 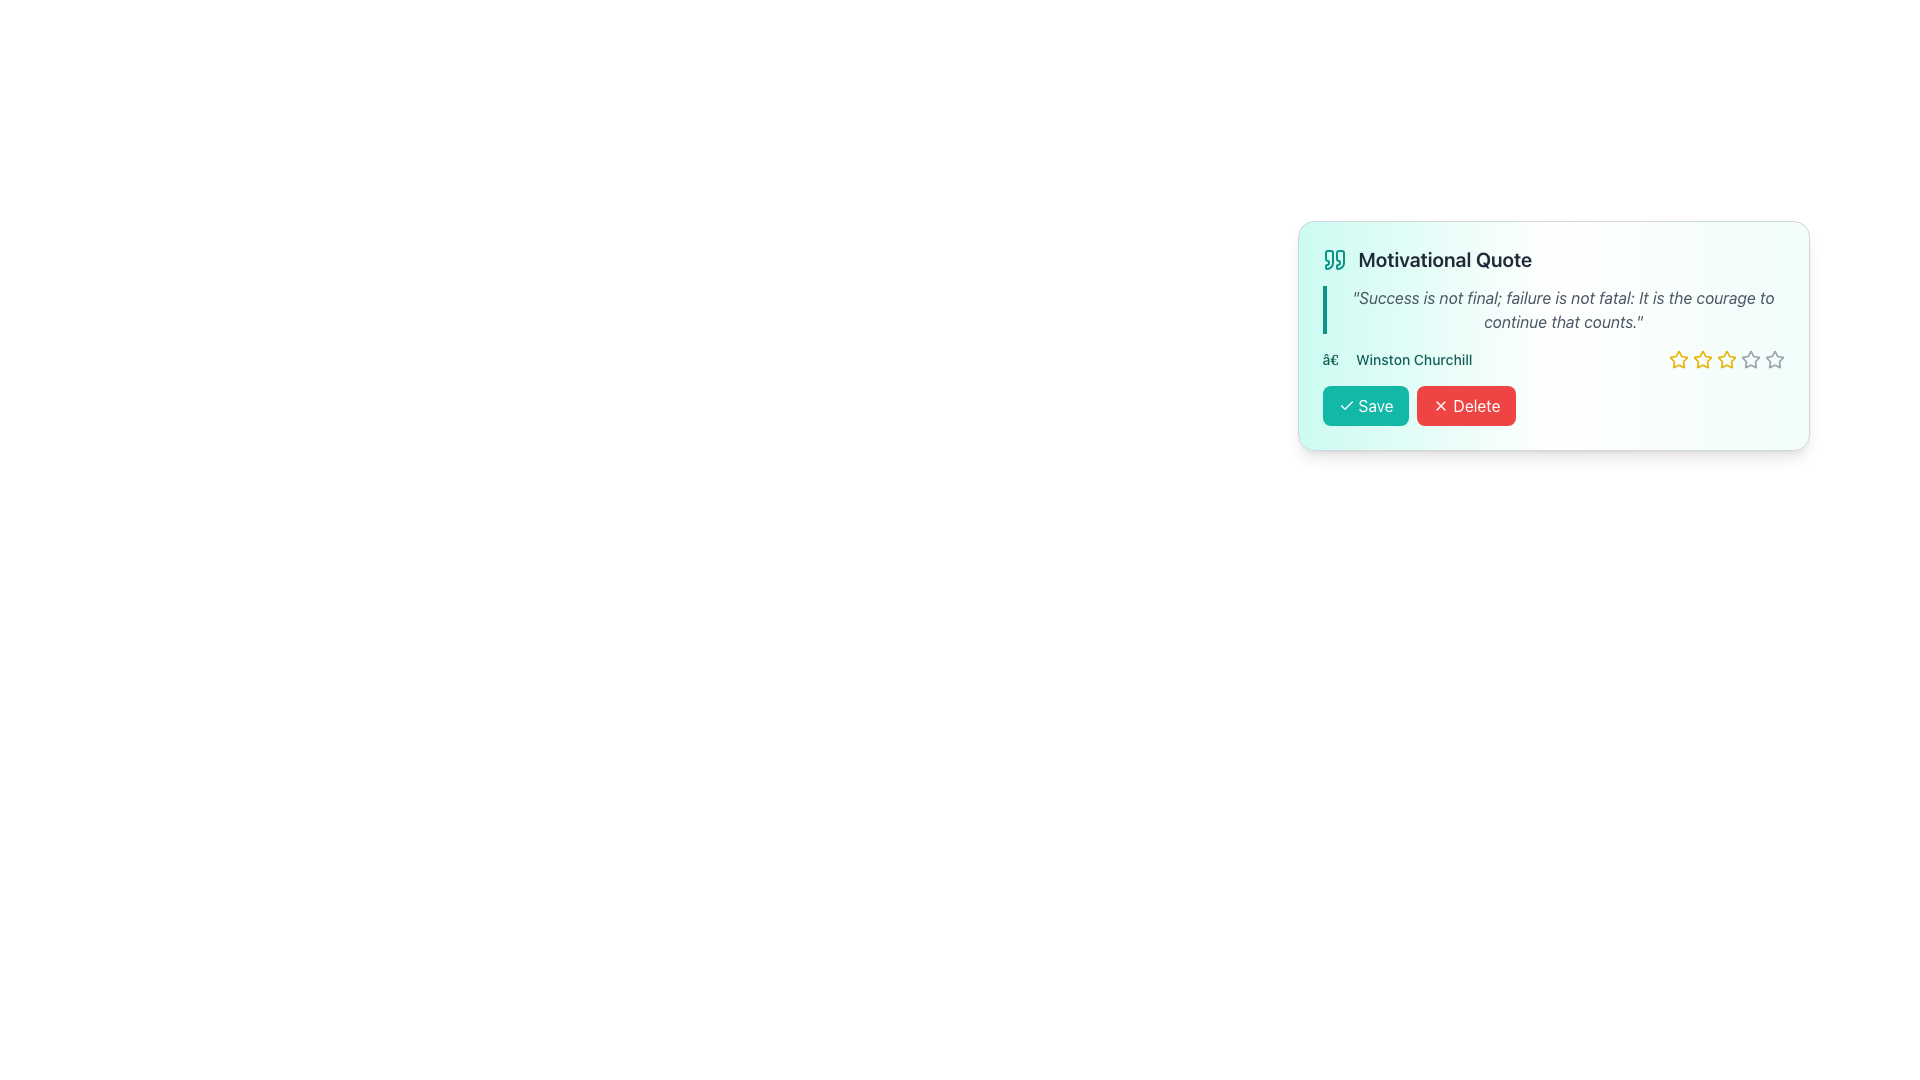 I want to click on the delete button located immediately to the right of the 'Save' button at the bottom of the card, so click(x=1466, y=405).